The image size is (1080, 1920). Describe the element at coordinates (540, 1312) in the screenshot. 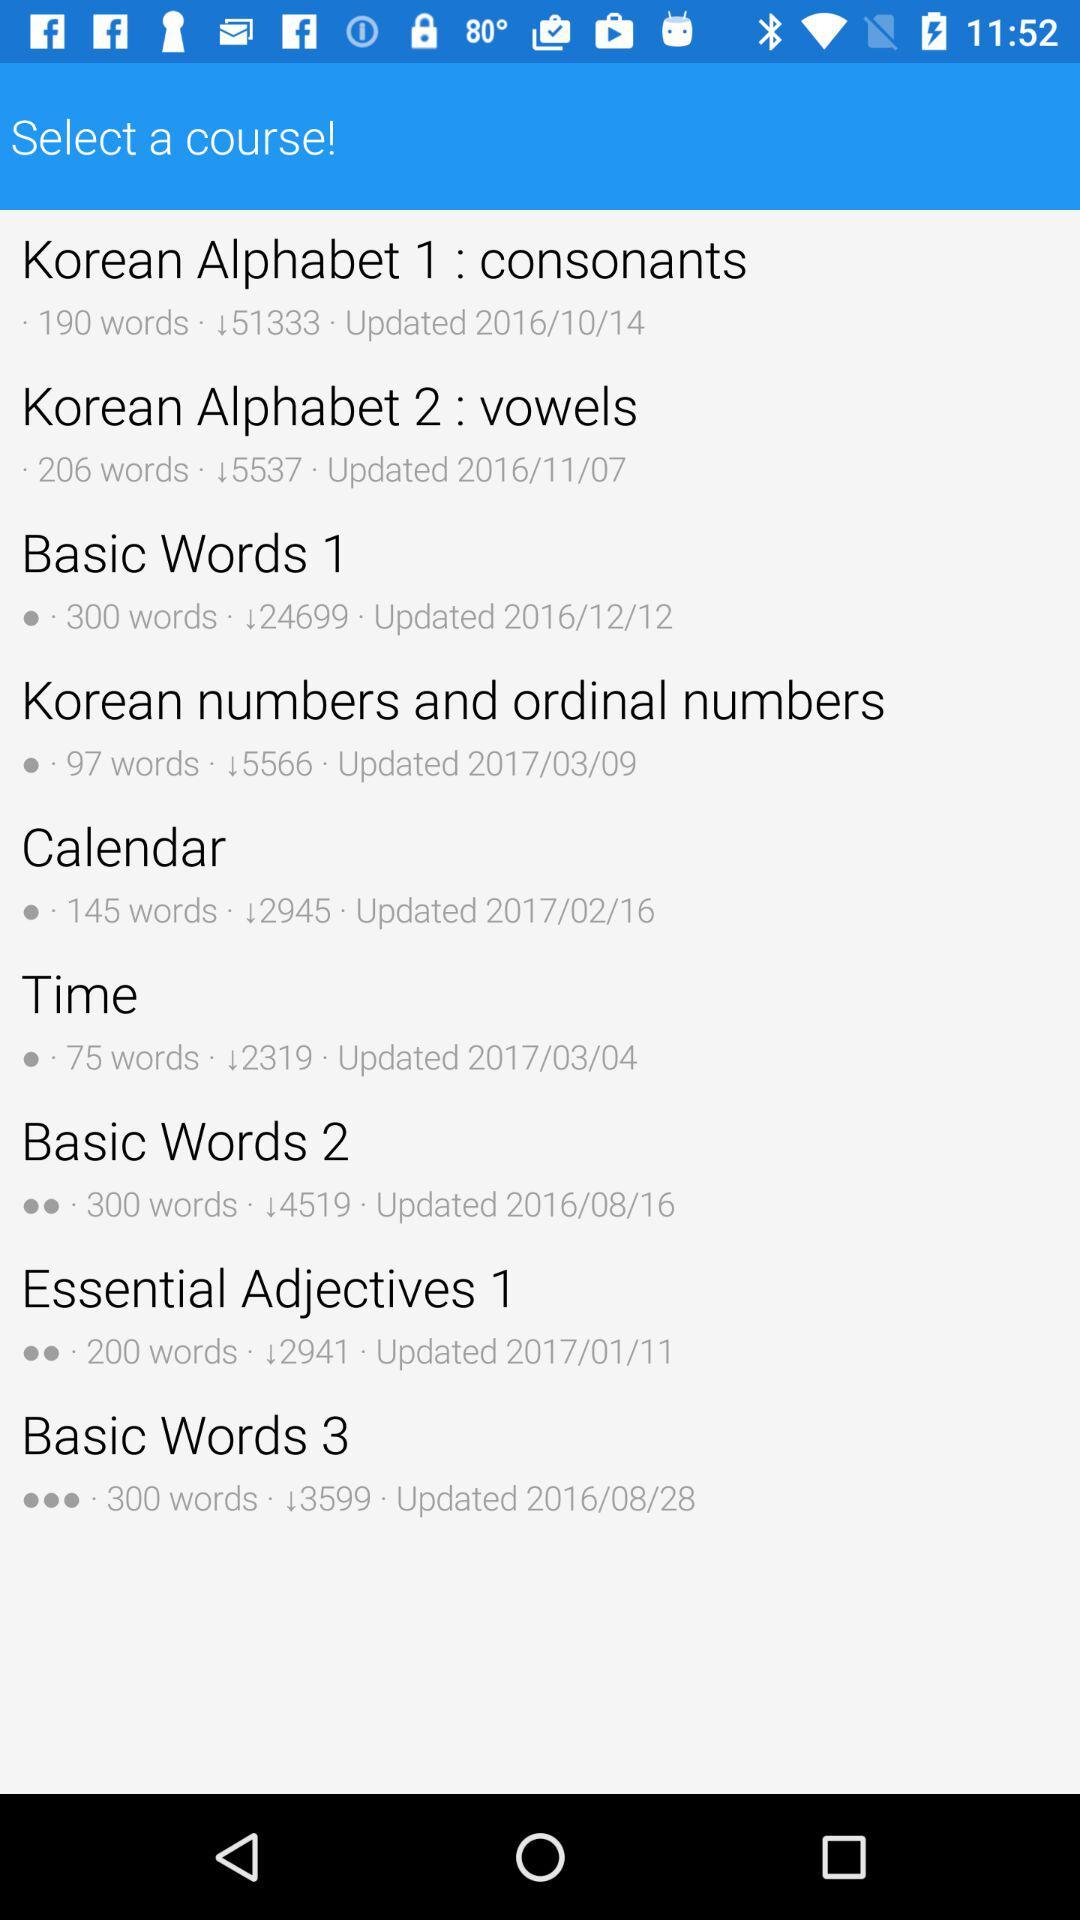

I see `essential adjectives 1` at that location.